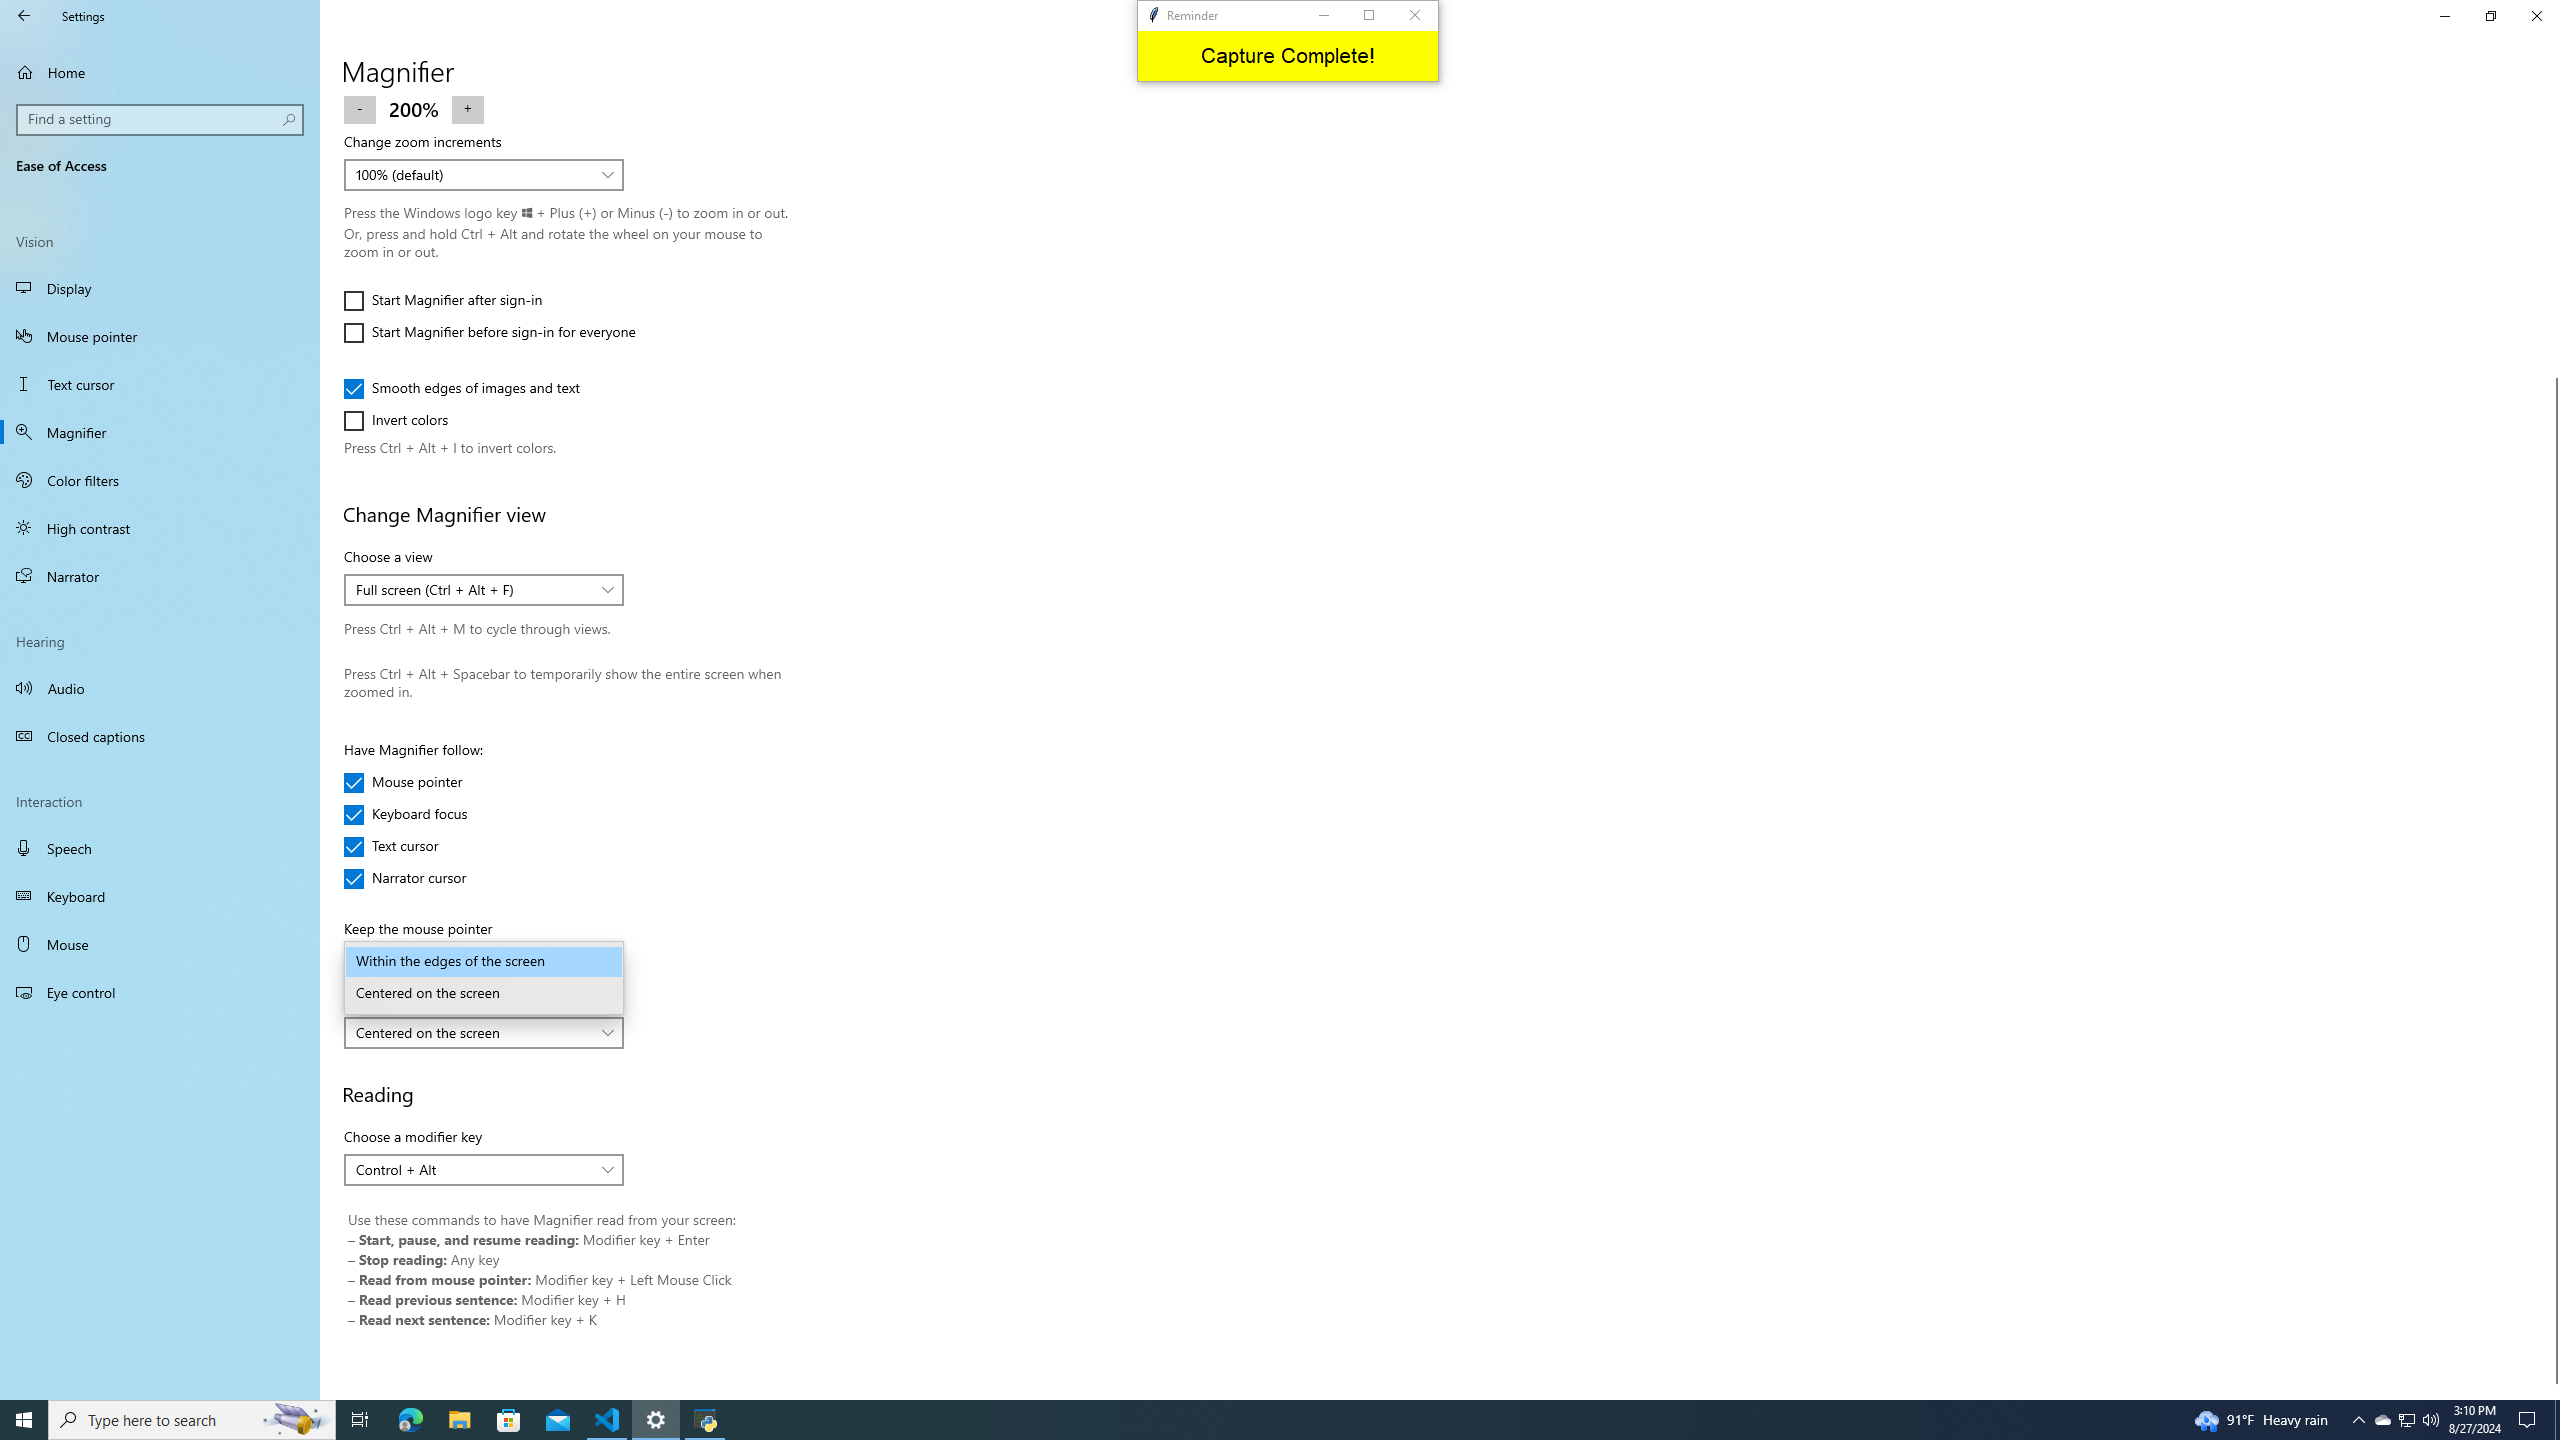 This screenshot has height=1440, width=2560. I want to click on 'Centered on the screen', so click(472, 1031).